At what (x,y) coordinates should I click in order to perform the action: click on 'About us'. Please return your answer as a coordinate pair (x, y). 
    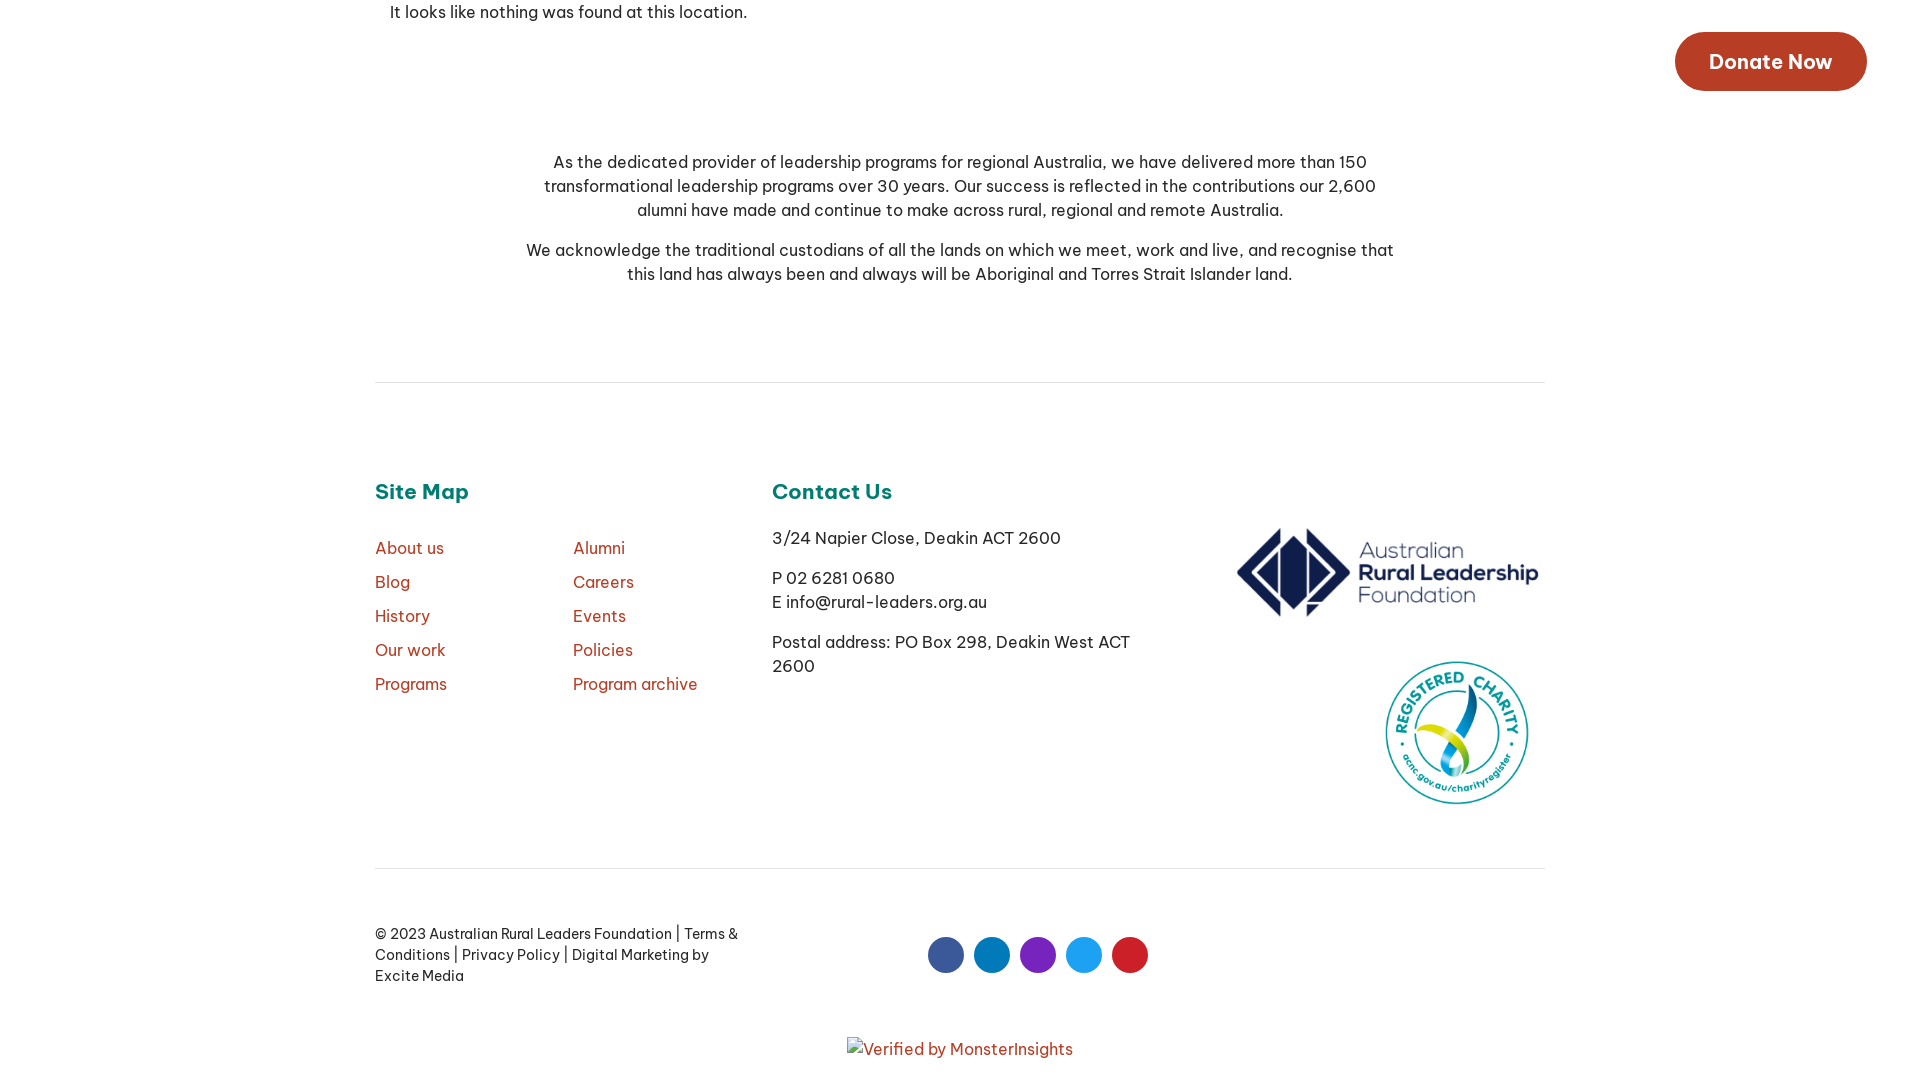
    Looking at the image, I should click on (463, 547).